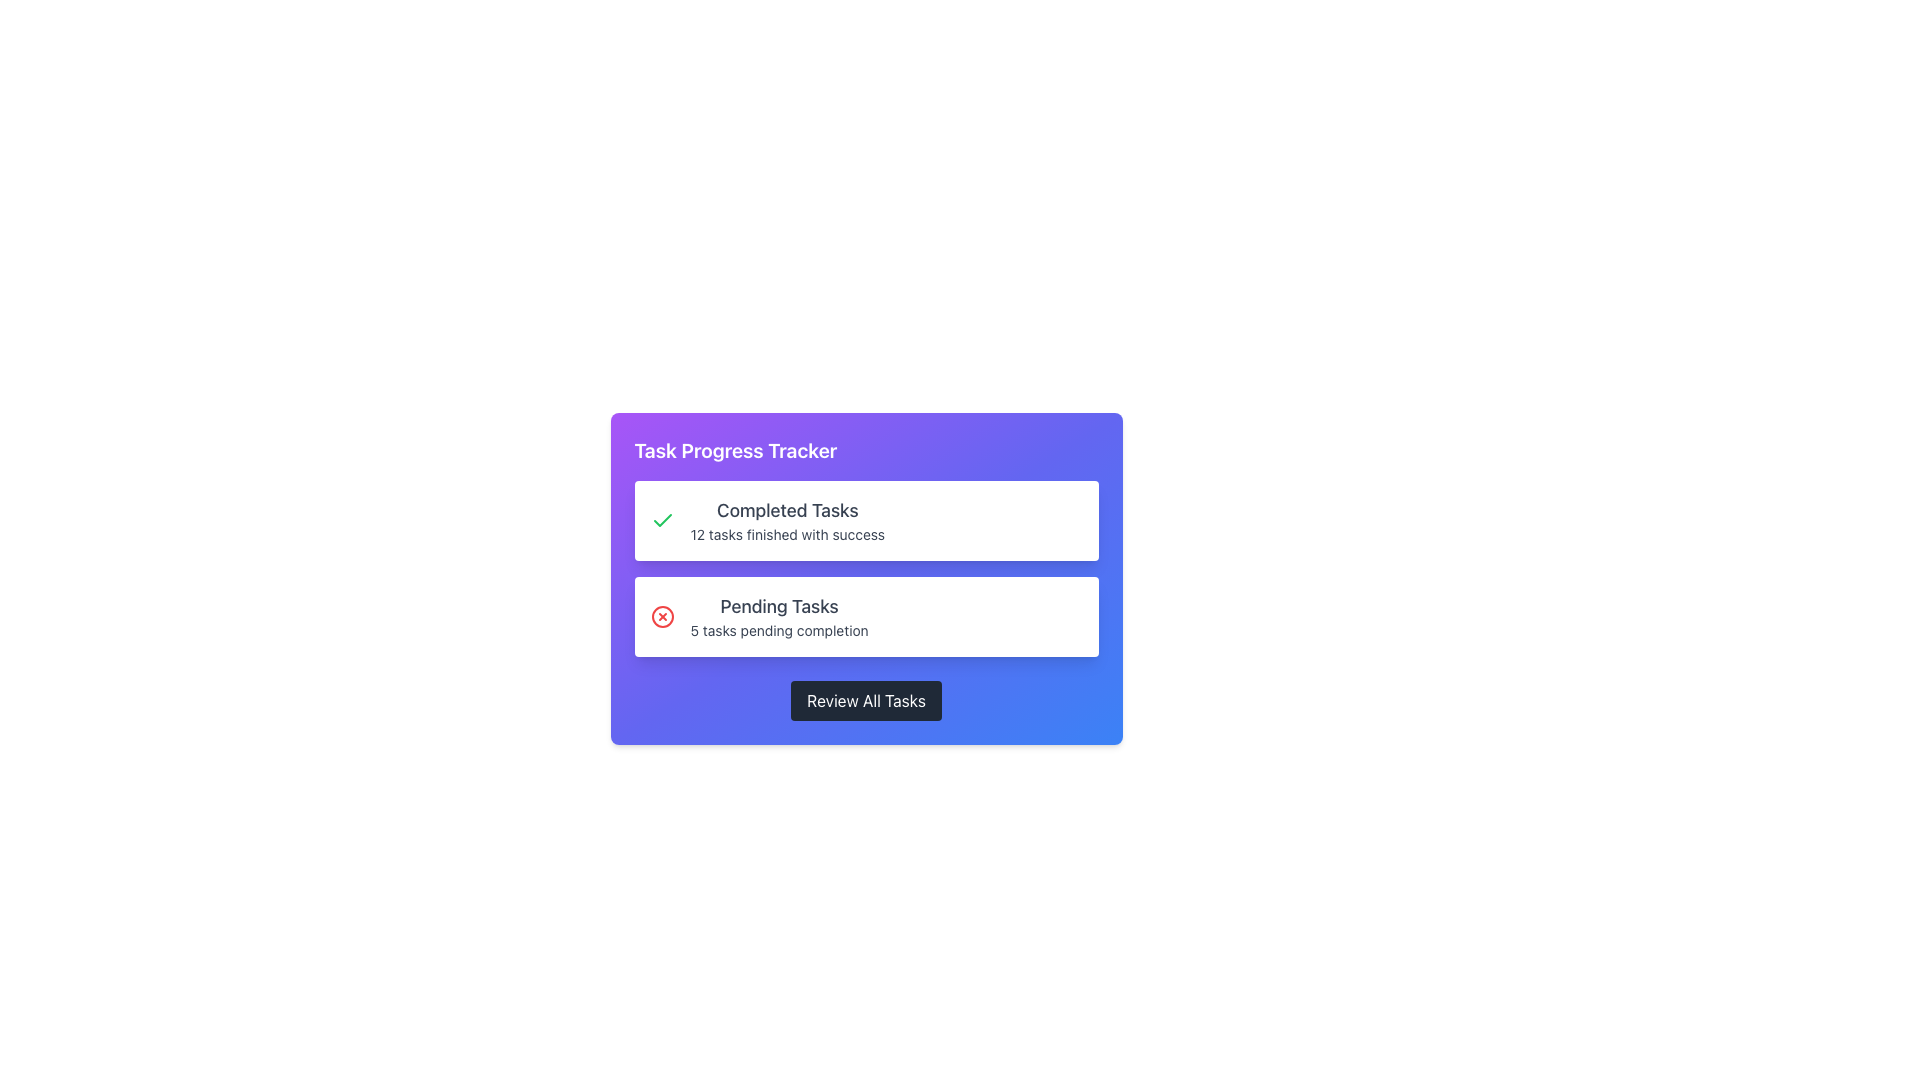 The image size is (1920, 1080). What do you see at coordinates (866, 519) in the screenshot?
I see `the Information Card that summarizes completed tasks, located above the 'Pending Tasks' card in the 'Task Progress Tracker' section` at bounding box center [866, 519].